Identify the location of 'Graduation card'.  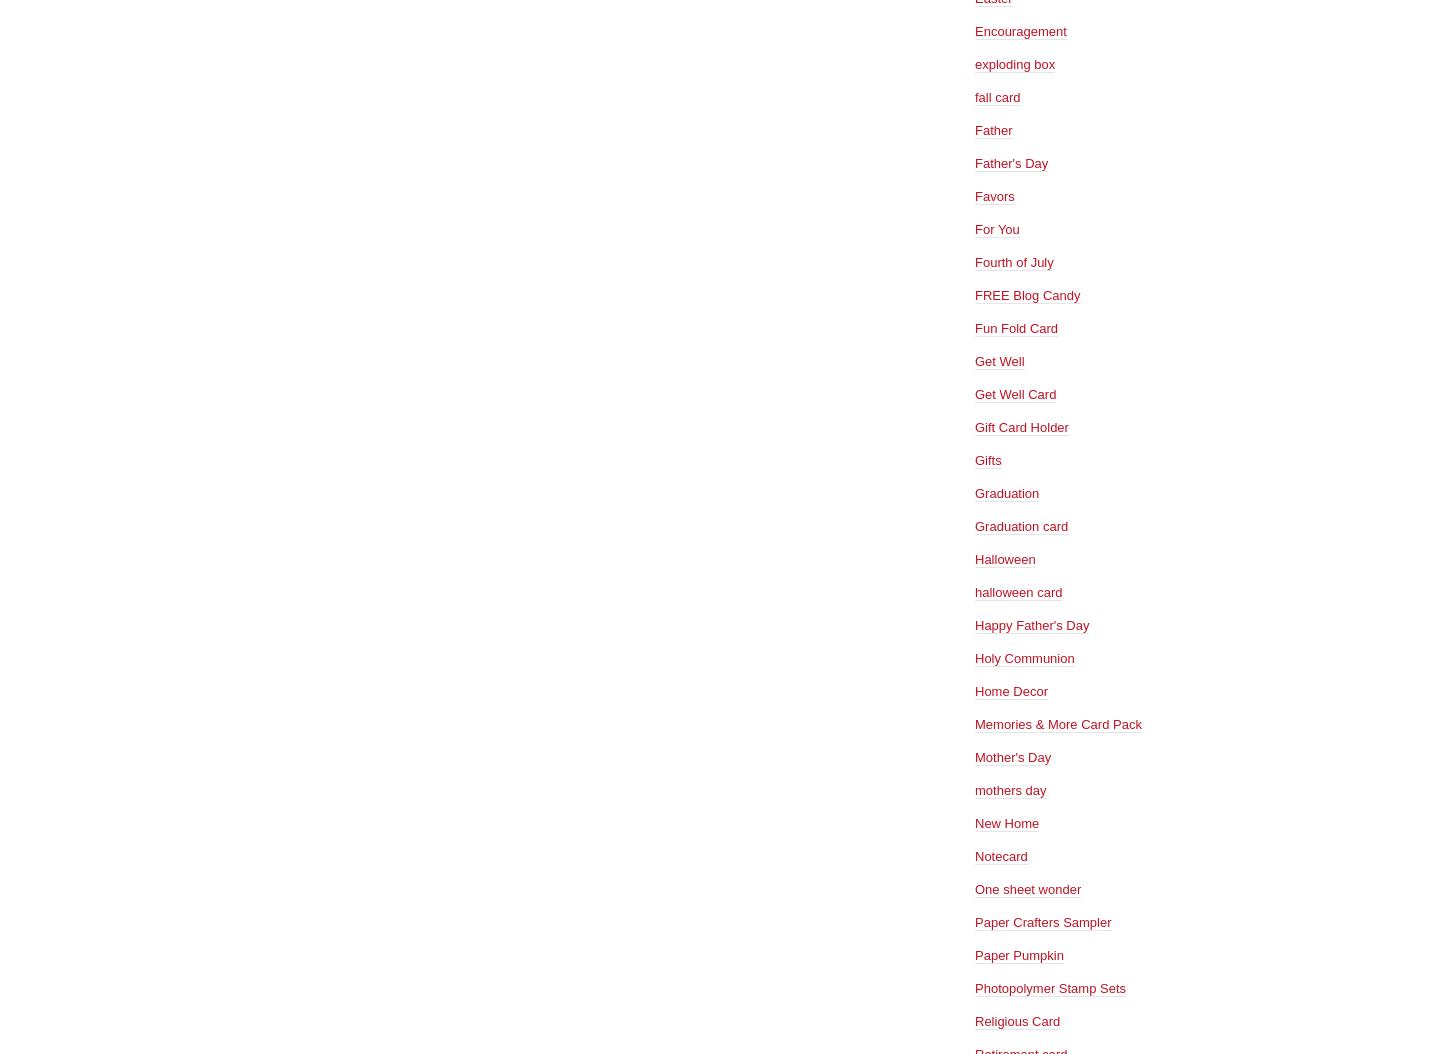
(1021, 524).